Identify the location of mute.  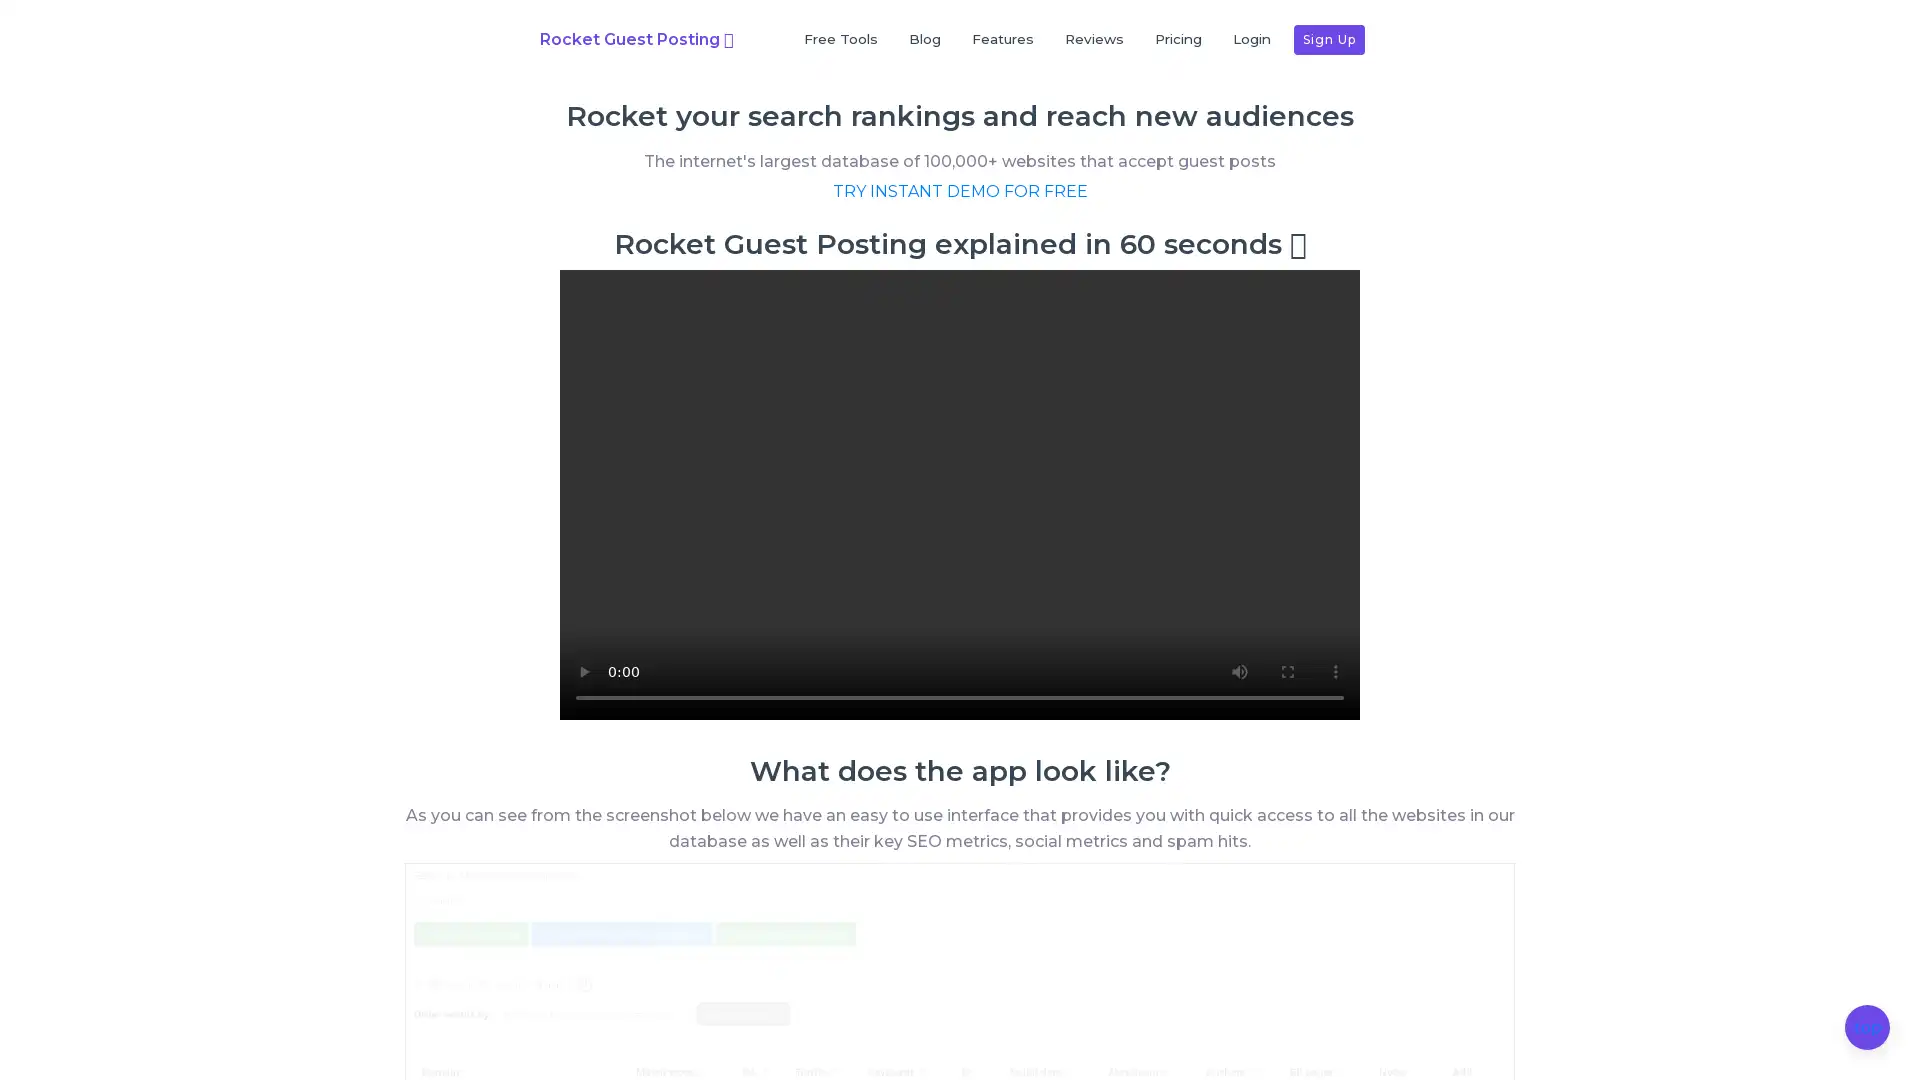
(1238, 721).